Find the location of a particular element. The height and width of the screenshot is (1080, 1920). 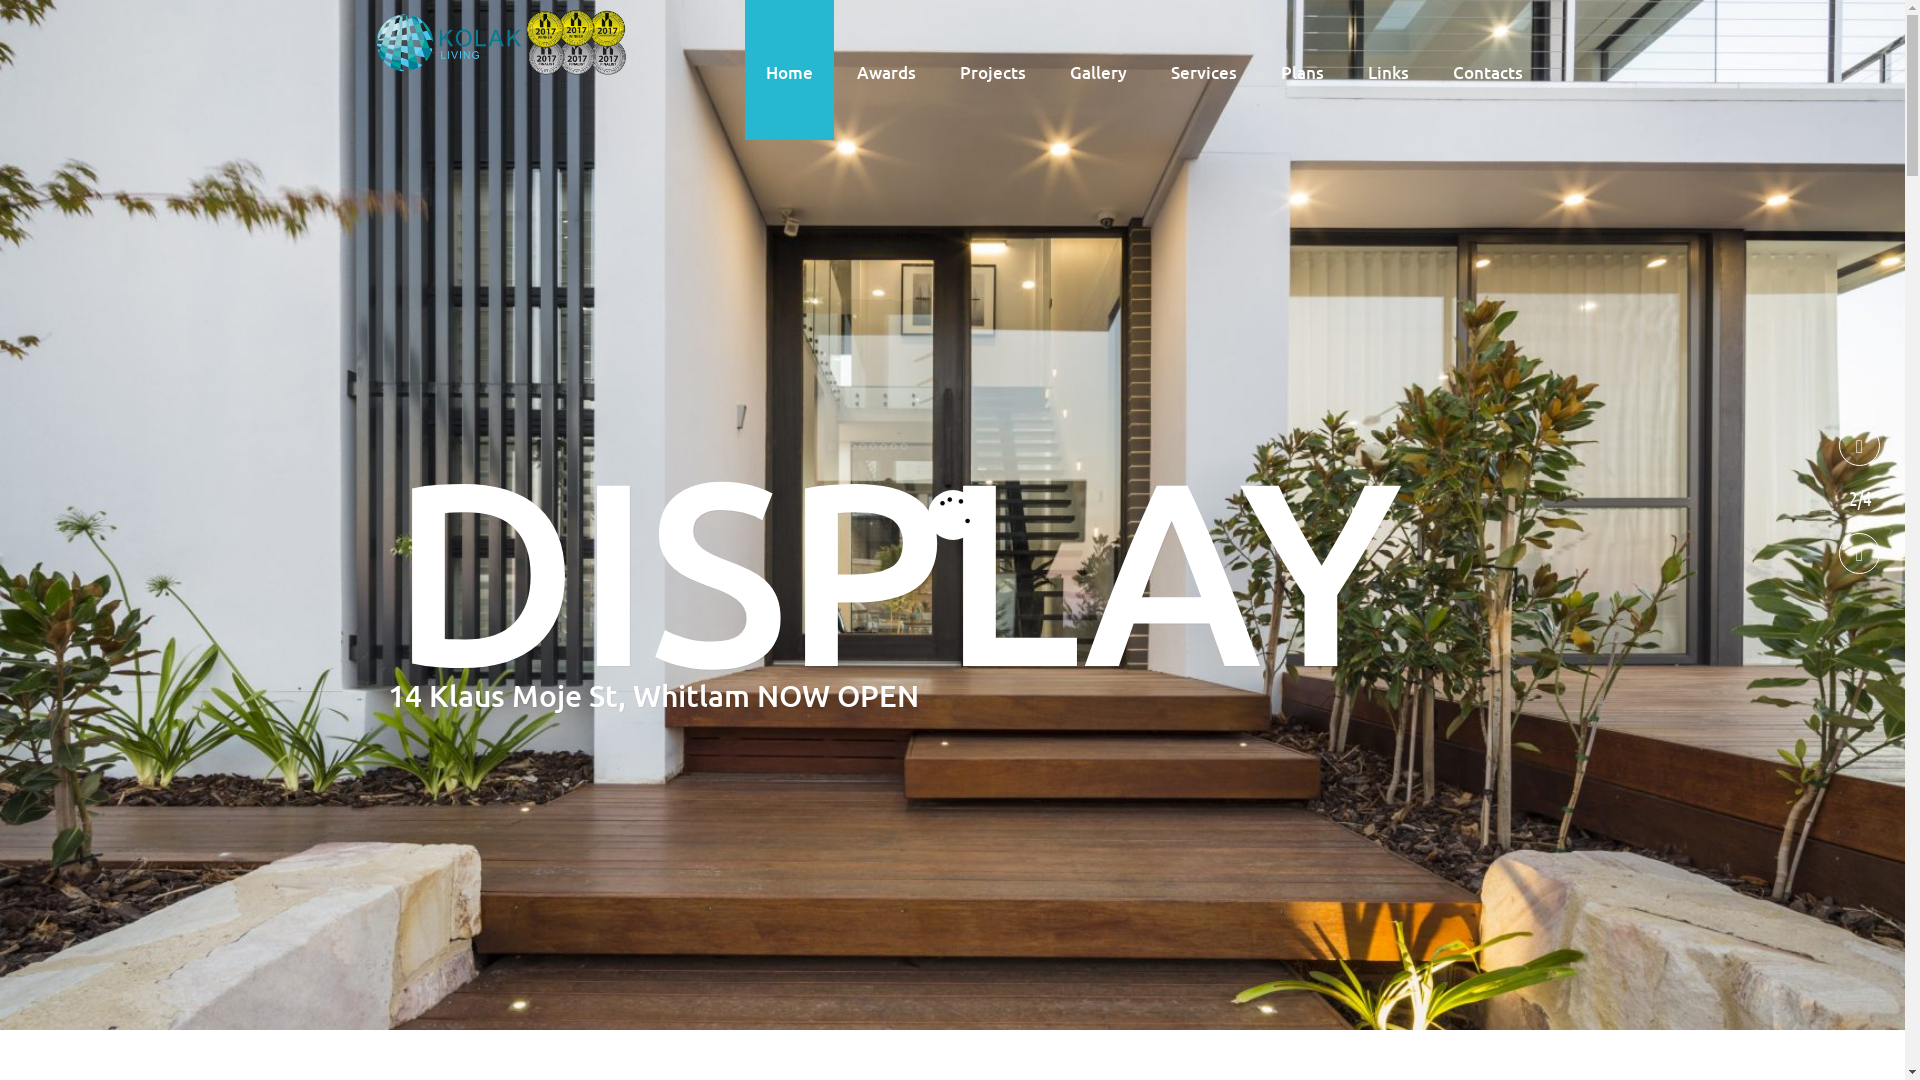

'Home' is located at coordinates (787, 68).